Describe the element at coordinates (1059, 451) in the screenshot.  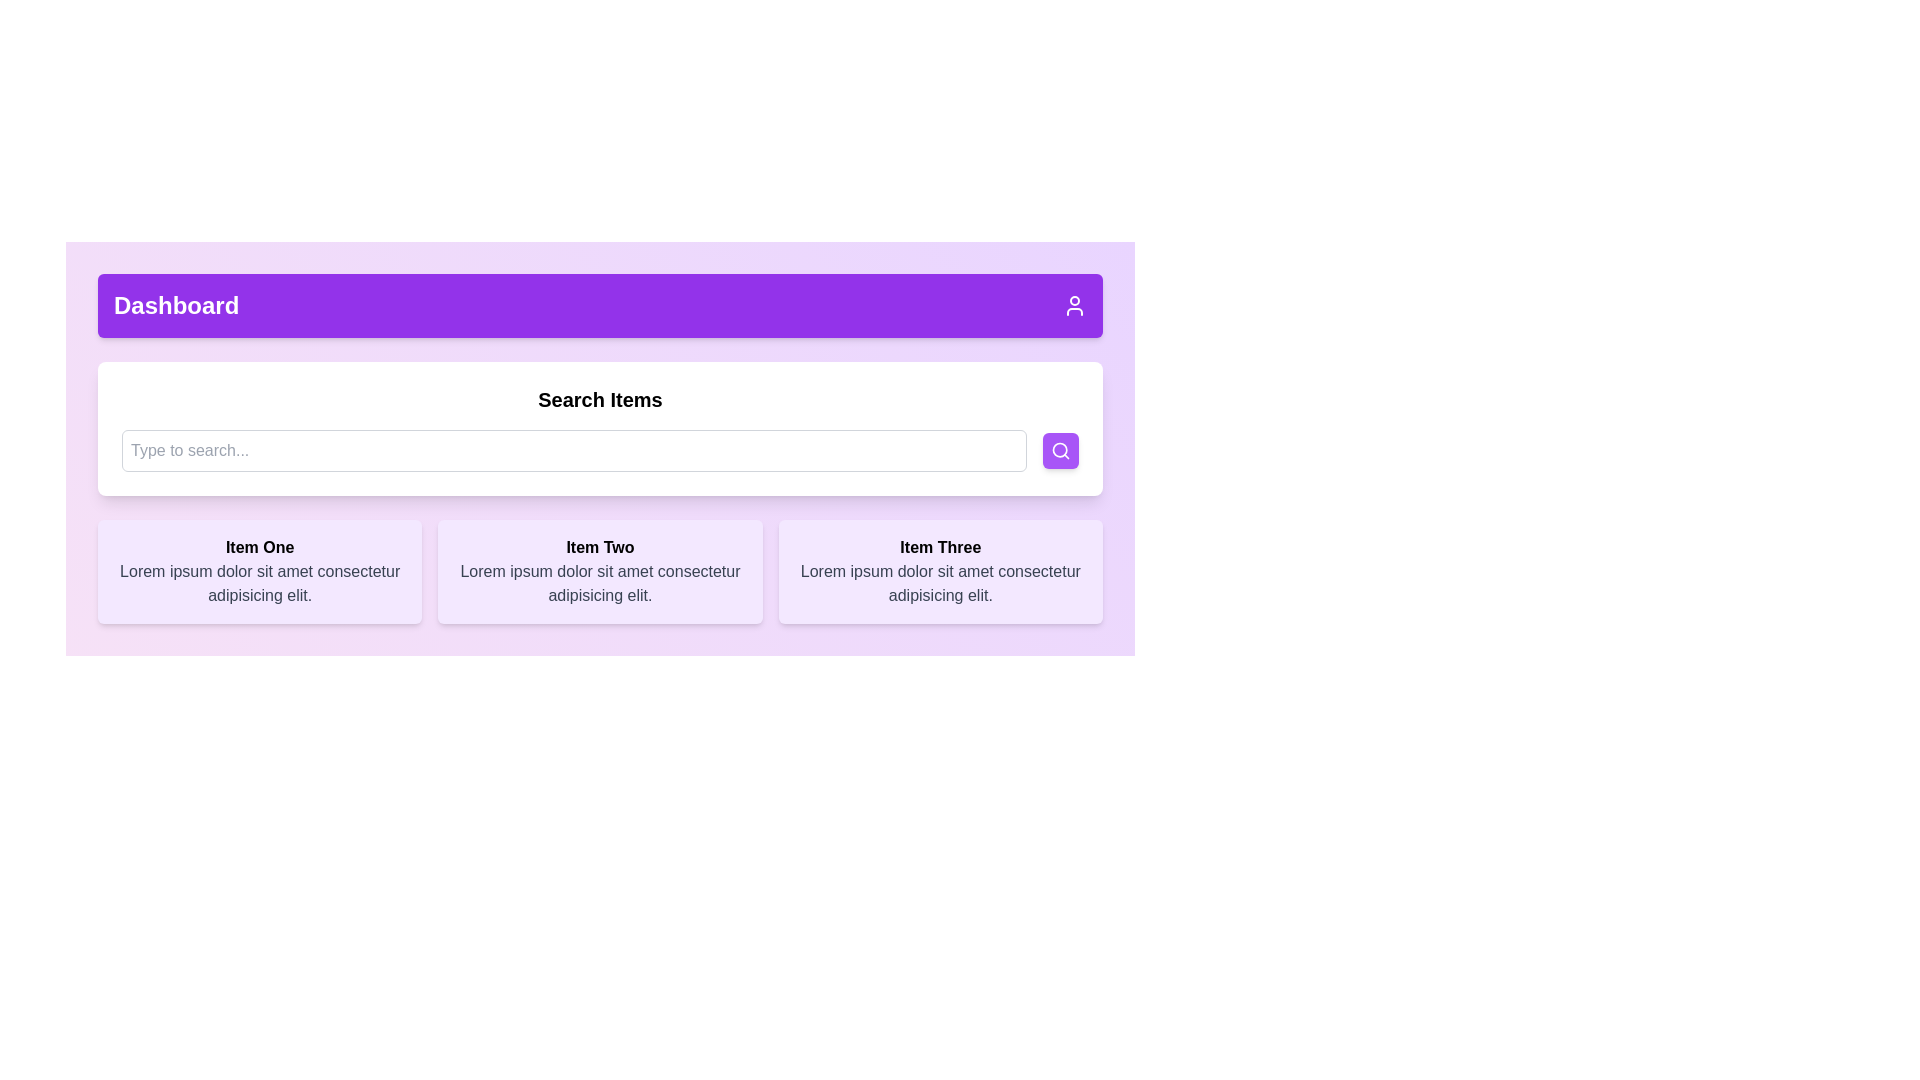
I see `the search icon located at the far-right side of the purple button` at that location.